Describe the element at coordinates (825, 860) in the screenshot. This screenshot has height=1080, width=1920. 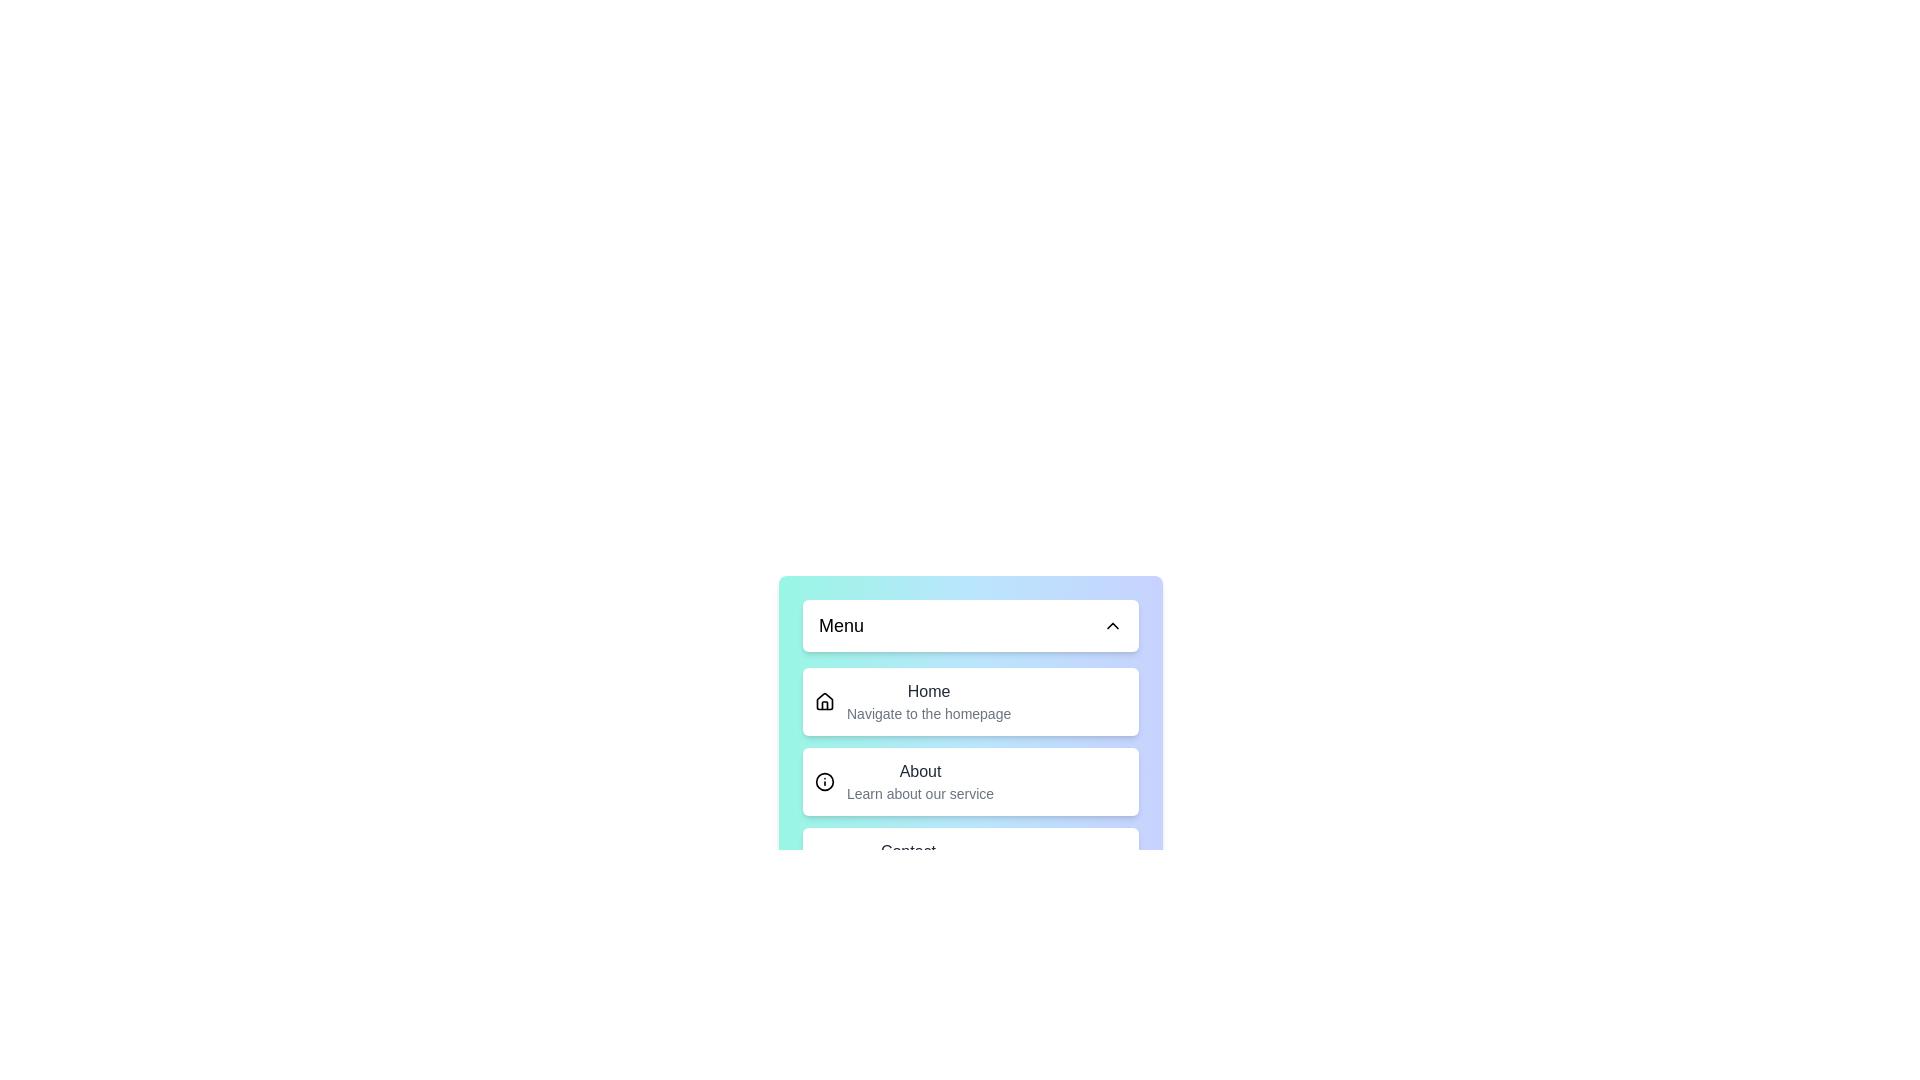
I see `the icon for Contact to inspect its feedback` at that location.